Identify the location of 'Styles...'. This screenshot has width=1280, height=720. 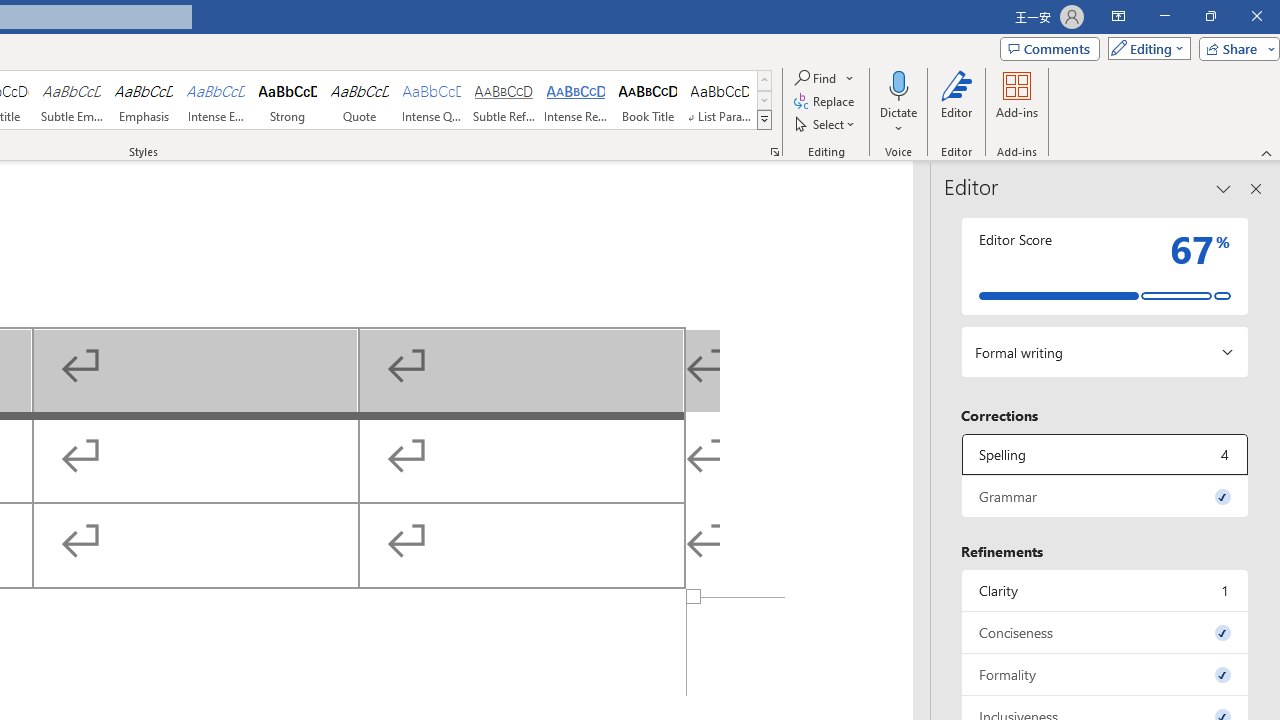
(774, 150).